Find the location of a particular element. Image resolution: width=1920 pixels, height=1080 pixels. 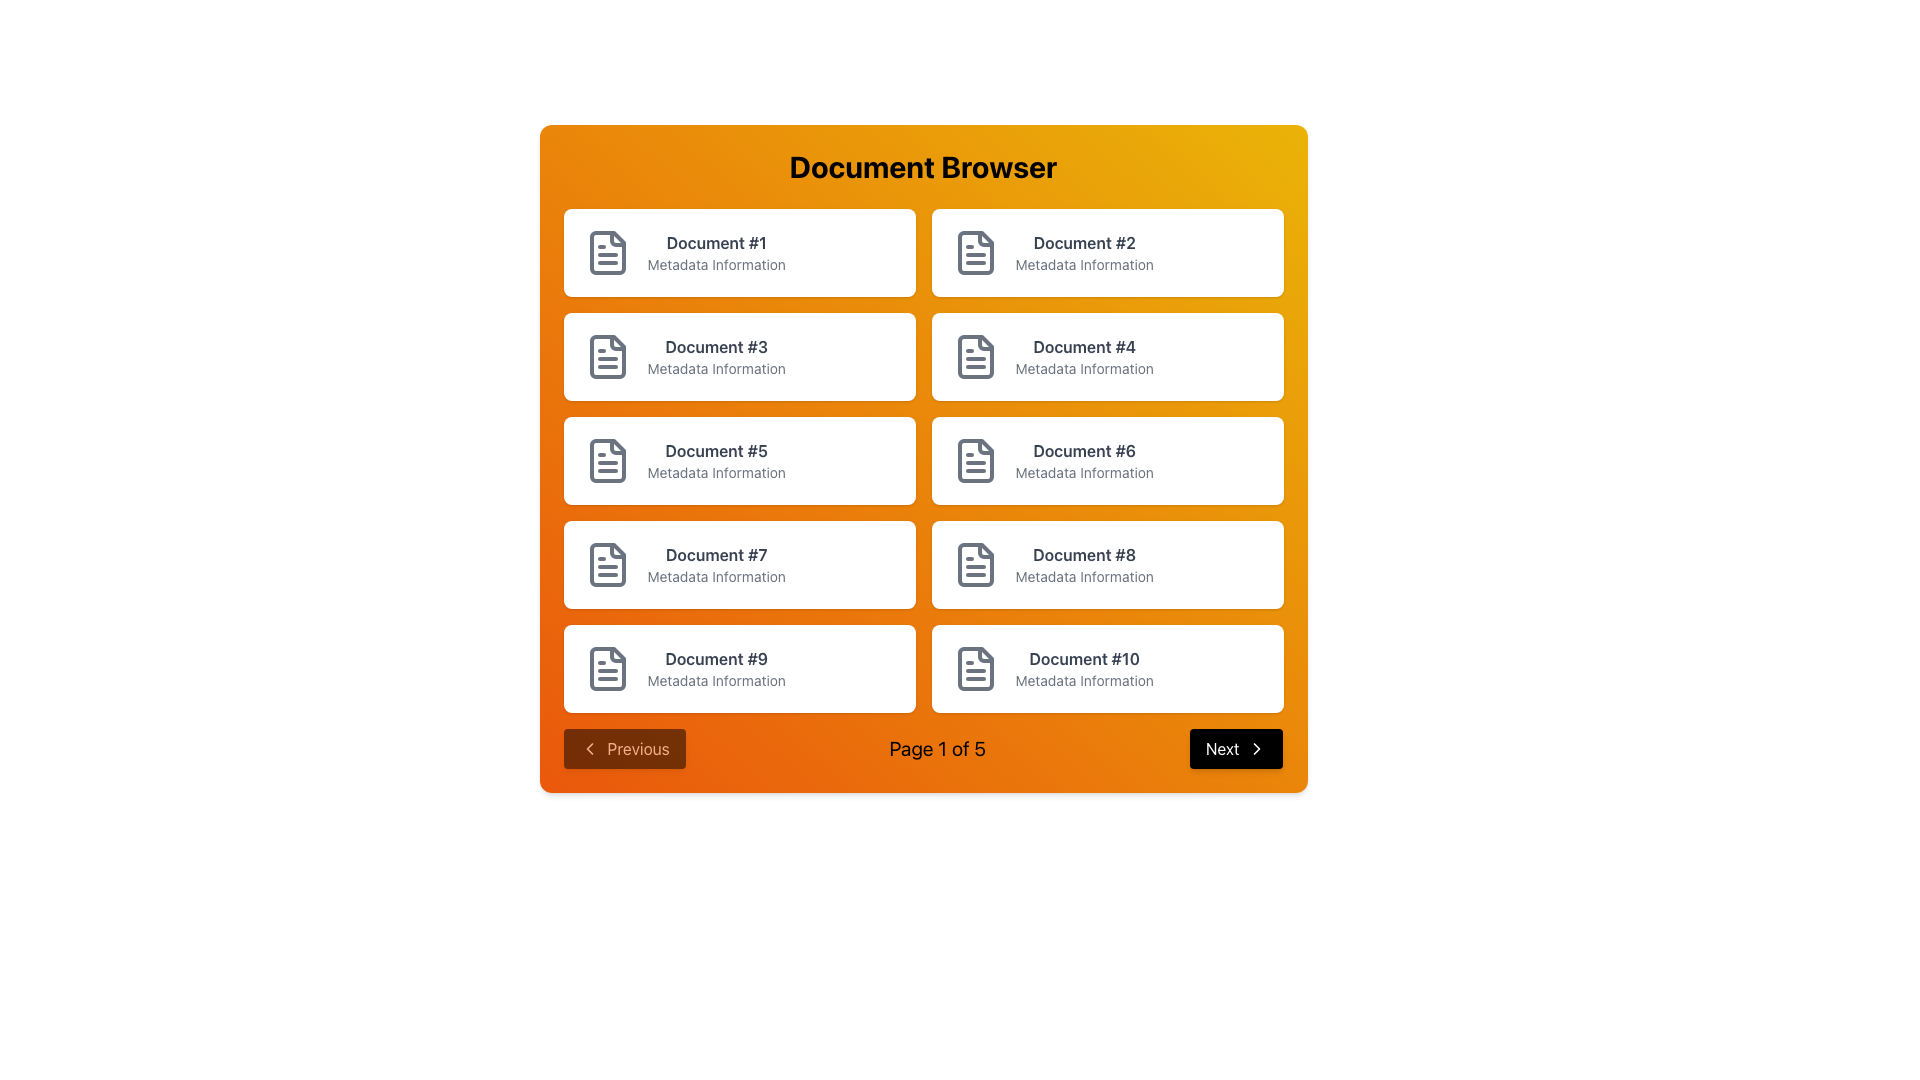

the text label located at the bottom of the last item in the grid's rightmost column, providing secondary information about the document item associated with 'Document #10' is located at coordinates (1083, 680).